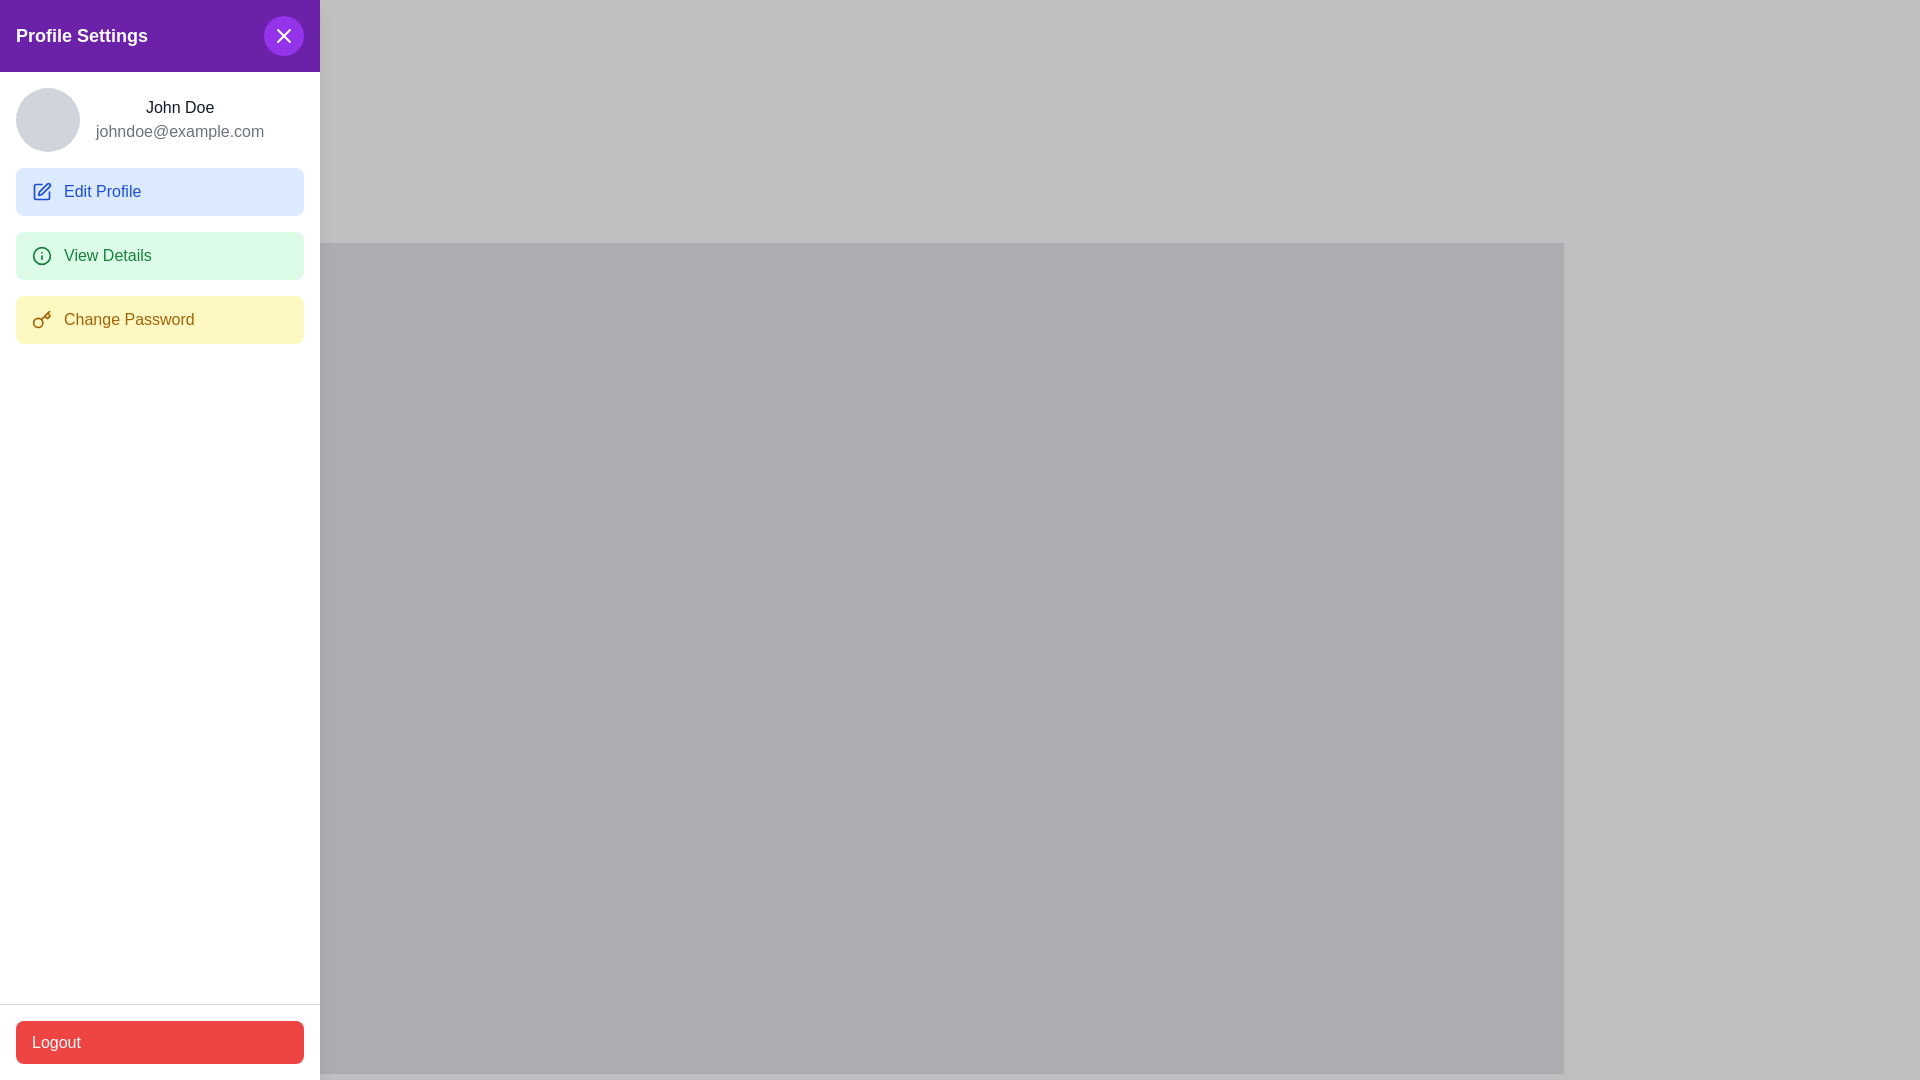 The height and width of the screenshot is (1080, 1920). What do you see at coordinates (158, 192) in the screenshot?
I see `the blue rectangular 'Edit Profile' button with rounded corners located in the sidebar, directly below the user's name and email information` at bounding box center [158, 192].